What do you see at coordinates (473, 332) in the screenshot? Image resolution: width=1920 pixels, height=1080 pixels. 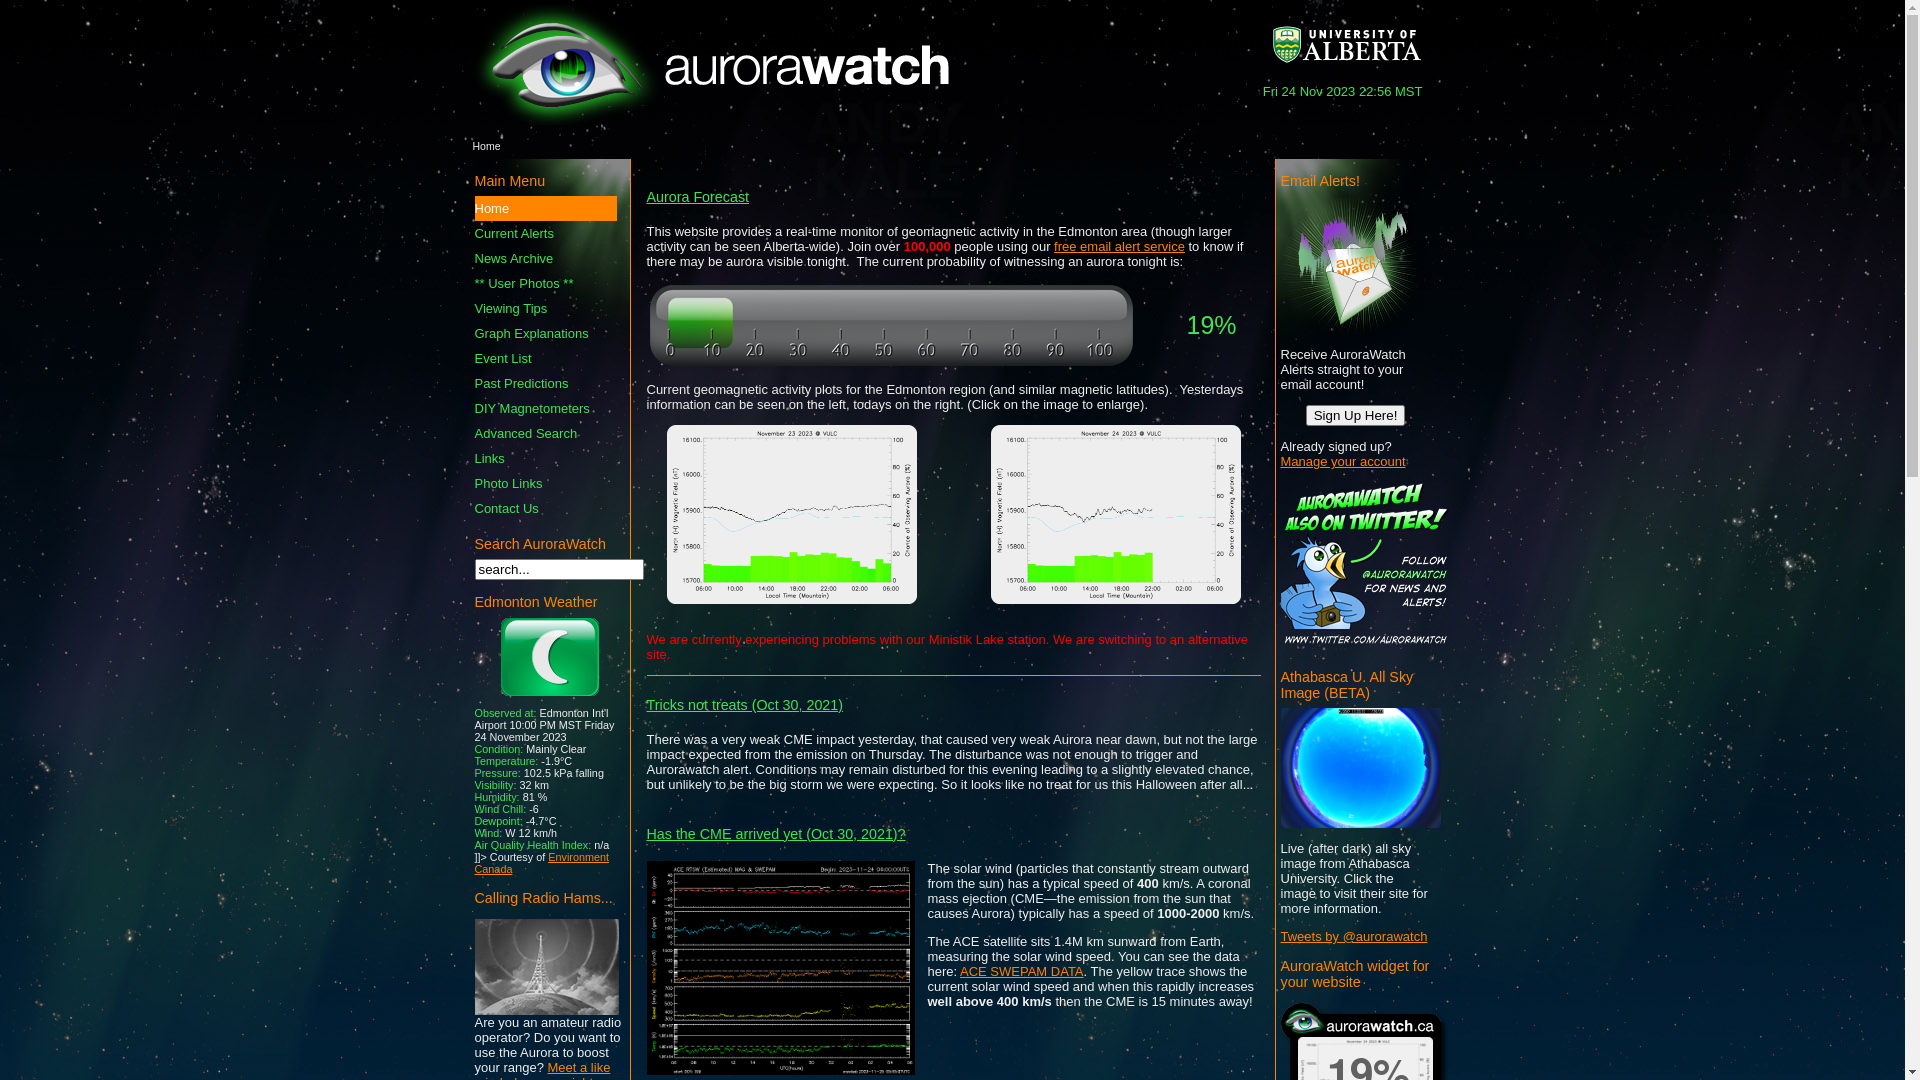 I see `'Graph Explanations'` at bounding box center [473, 332].